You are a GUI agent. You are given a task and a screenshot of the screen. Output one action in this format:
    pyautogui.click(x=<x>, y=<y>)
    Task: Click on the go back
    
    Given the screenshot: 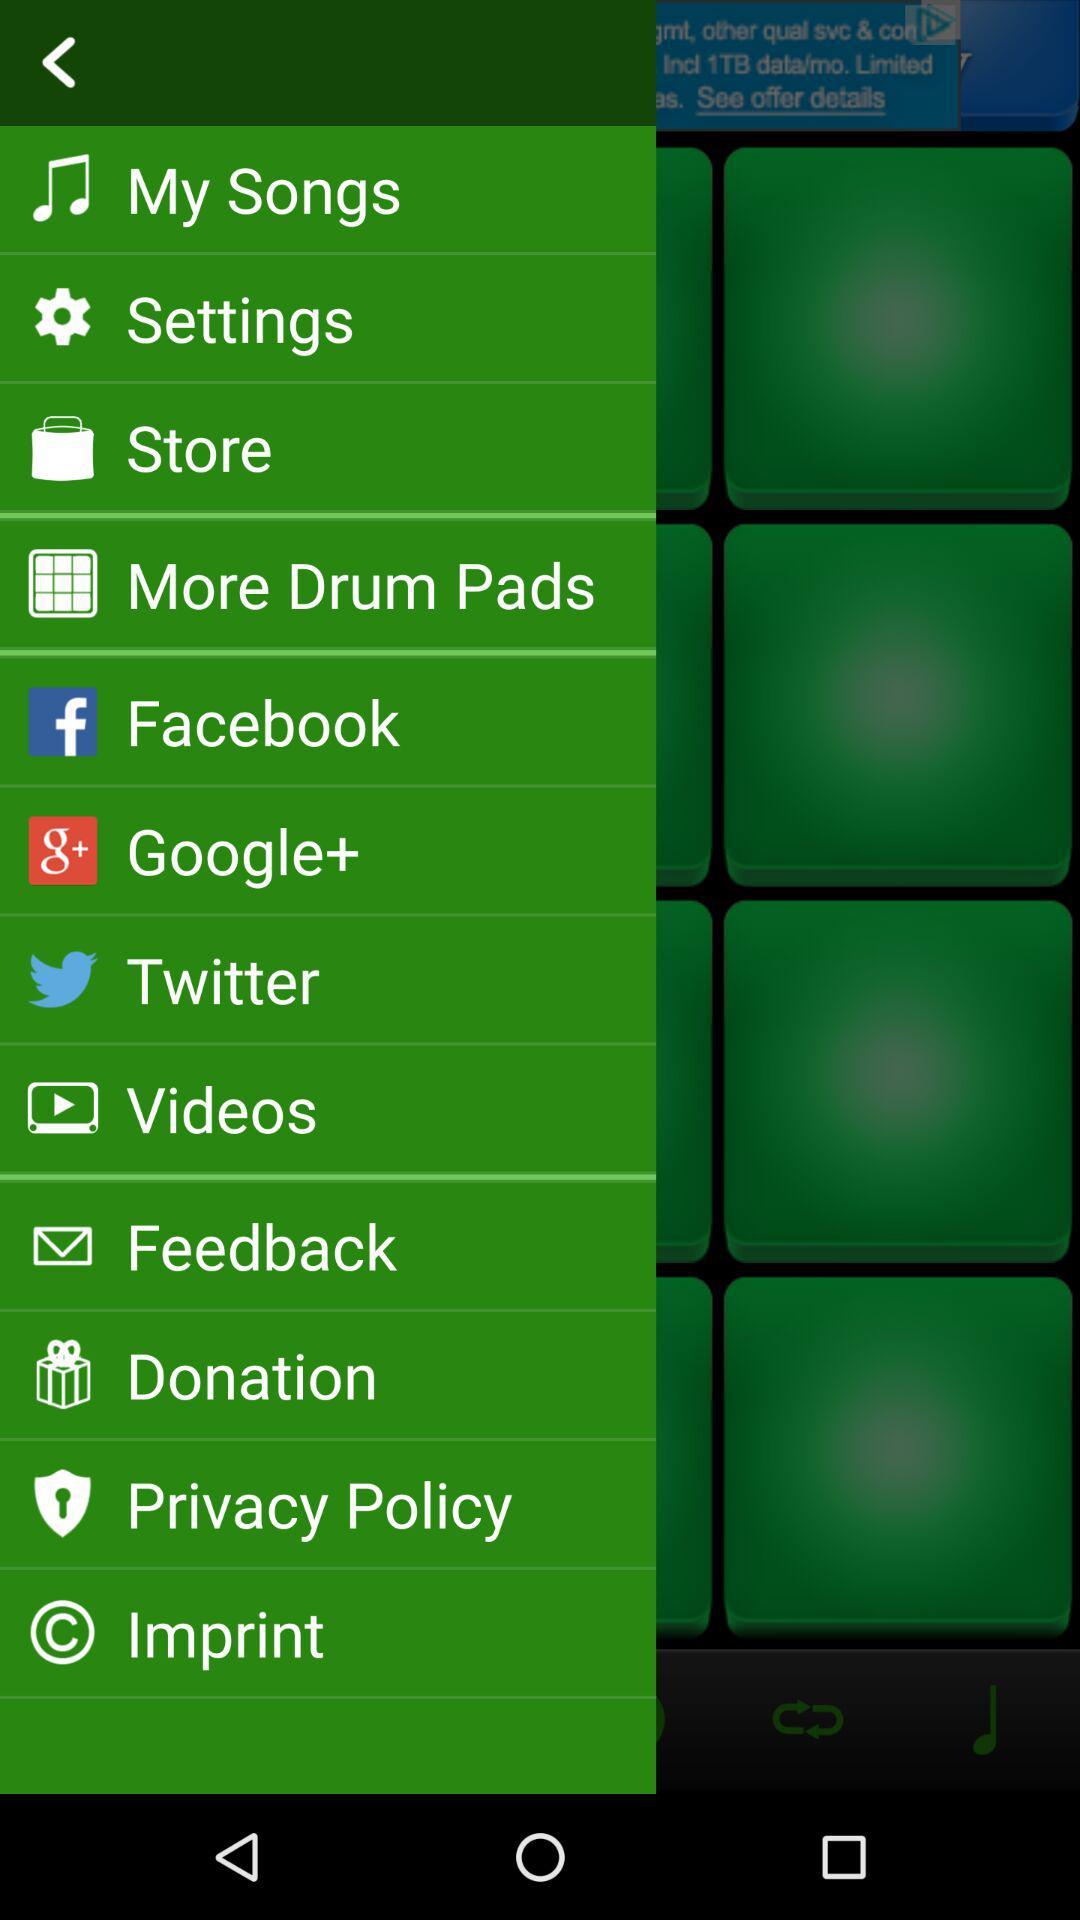 What is the action you would take?
    pyautogui.click(x=540, y=65)
    